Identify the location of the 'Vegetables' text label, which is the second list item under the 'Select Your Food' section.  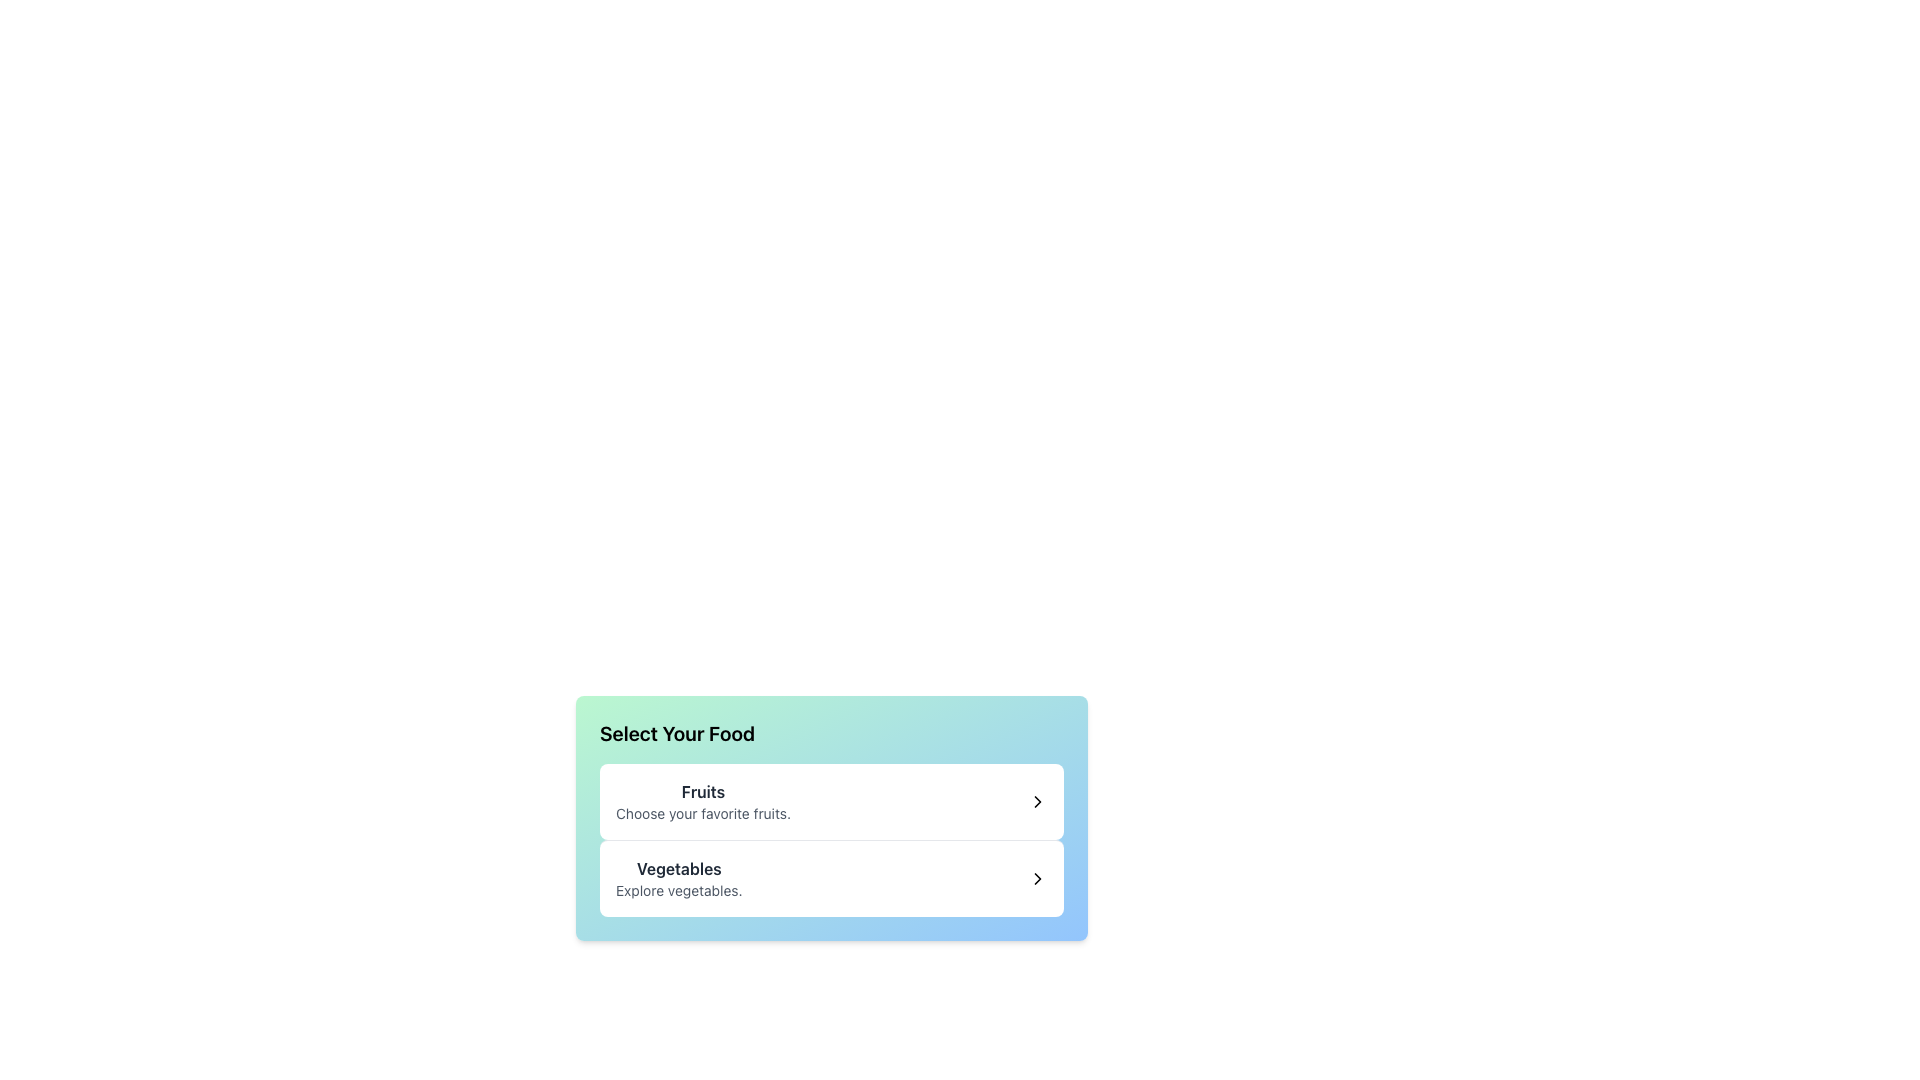
(679, 867).